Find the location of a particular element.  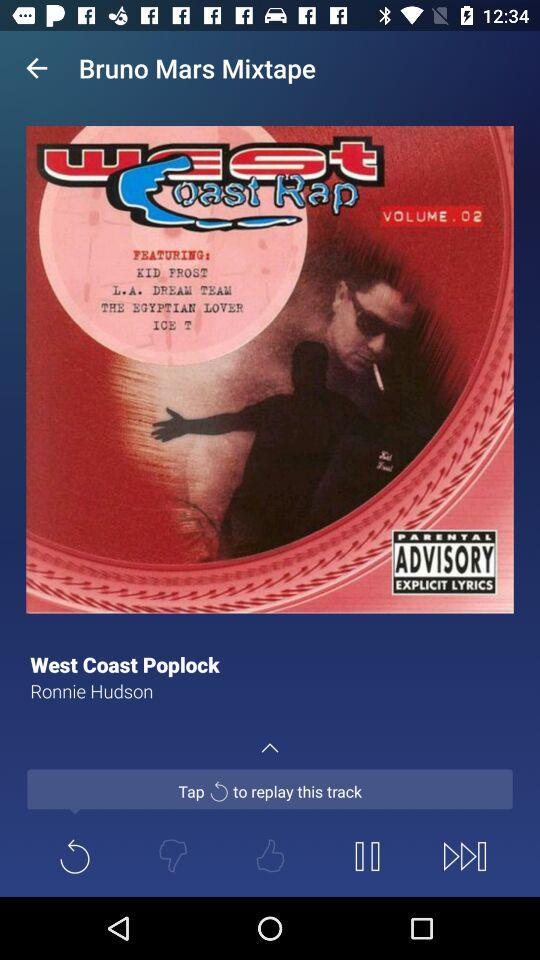

the thumbs_down icon is located at coordinates (172, 855).